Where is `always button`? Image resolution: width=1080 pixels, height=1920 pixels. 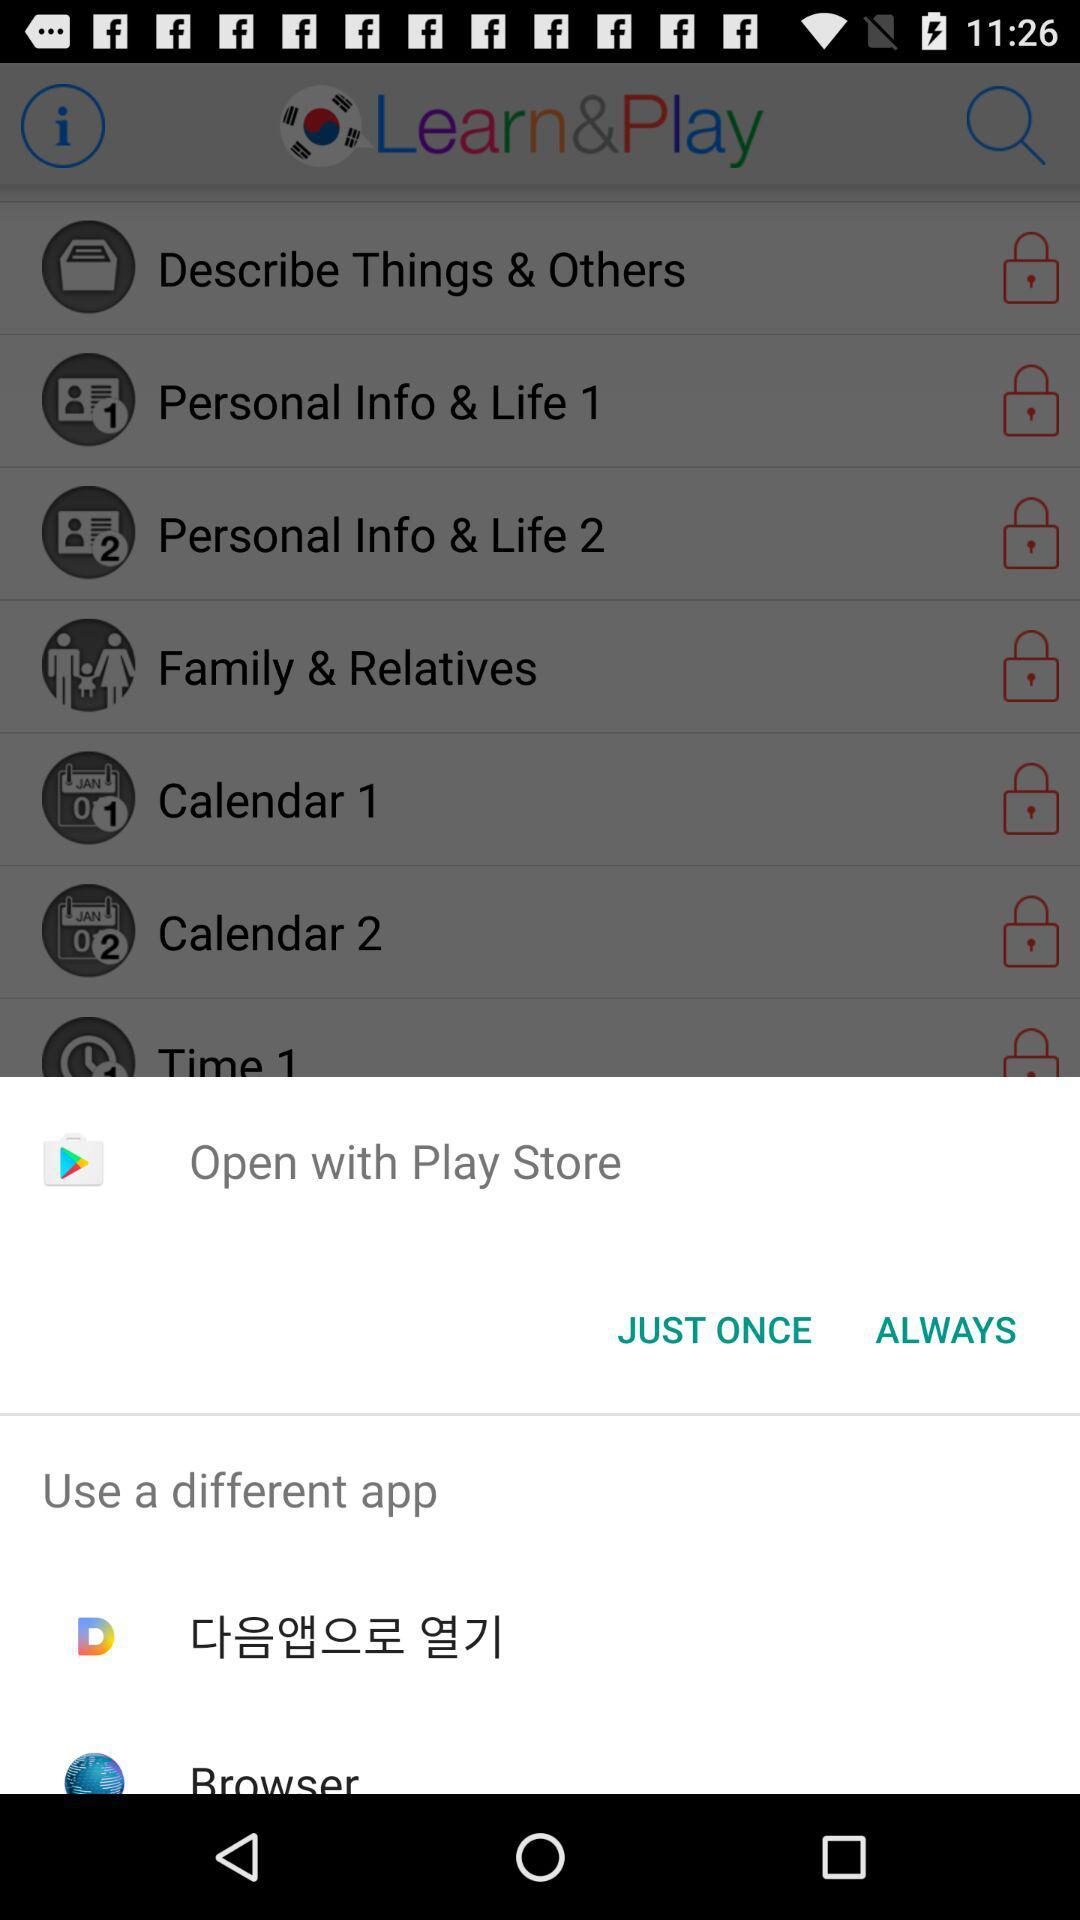 always button is located at coordinates (945, 1329).